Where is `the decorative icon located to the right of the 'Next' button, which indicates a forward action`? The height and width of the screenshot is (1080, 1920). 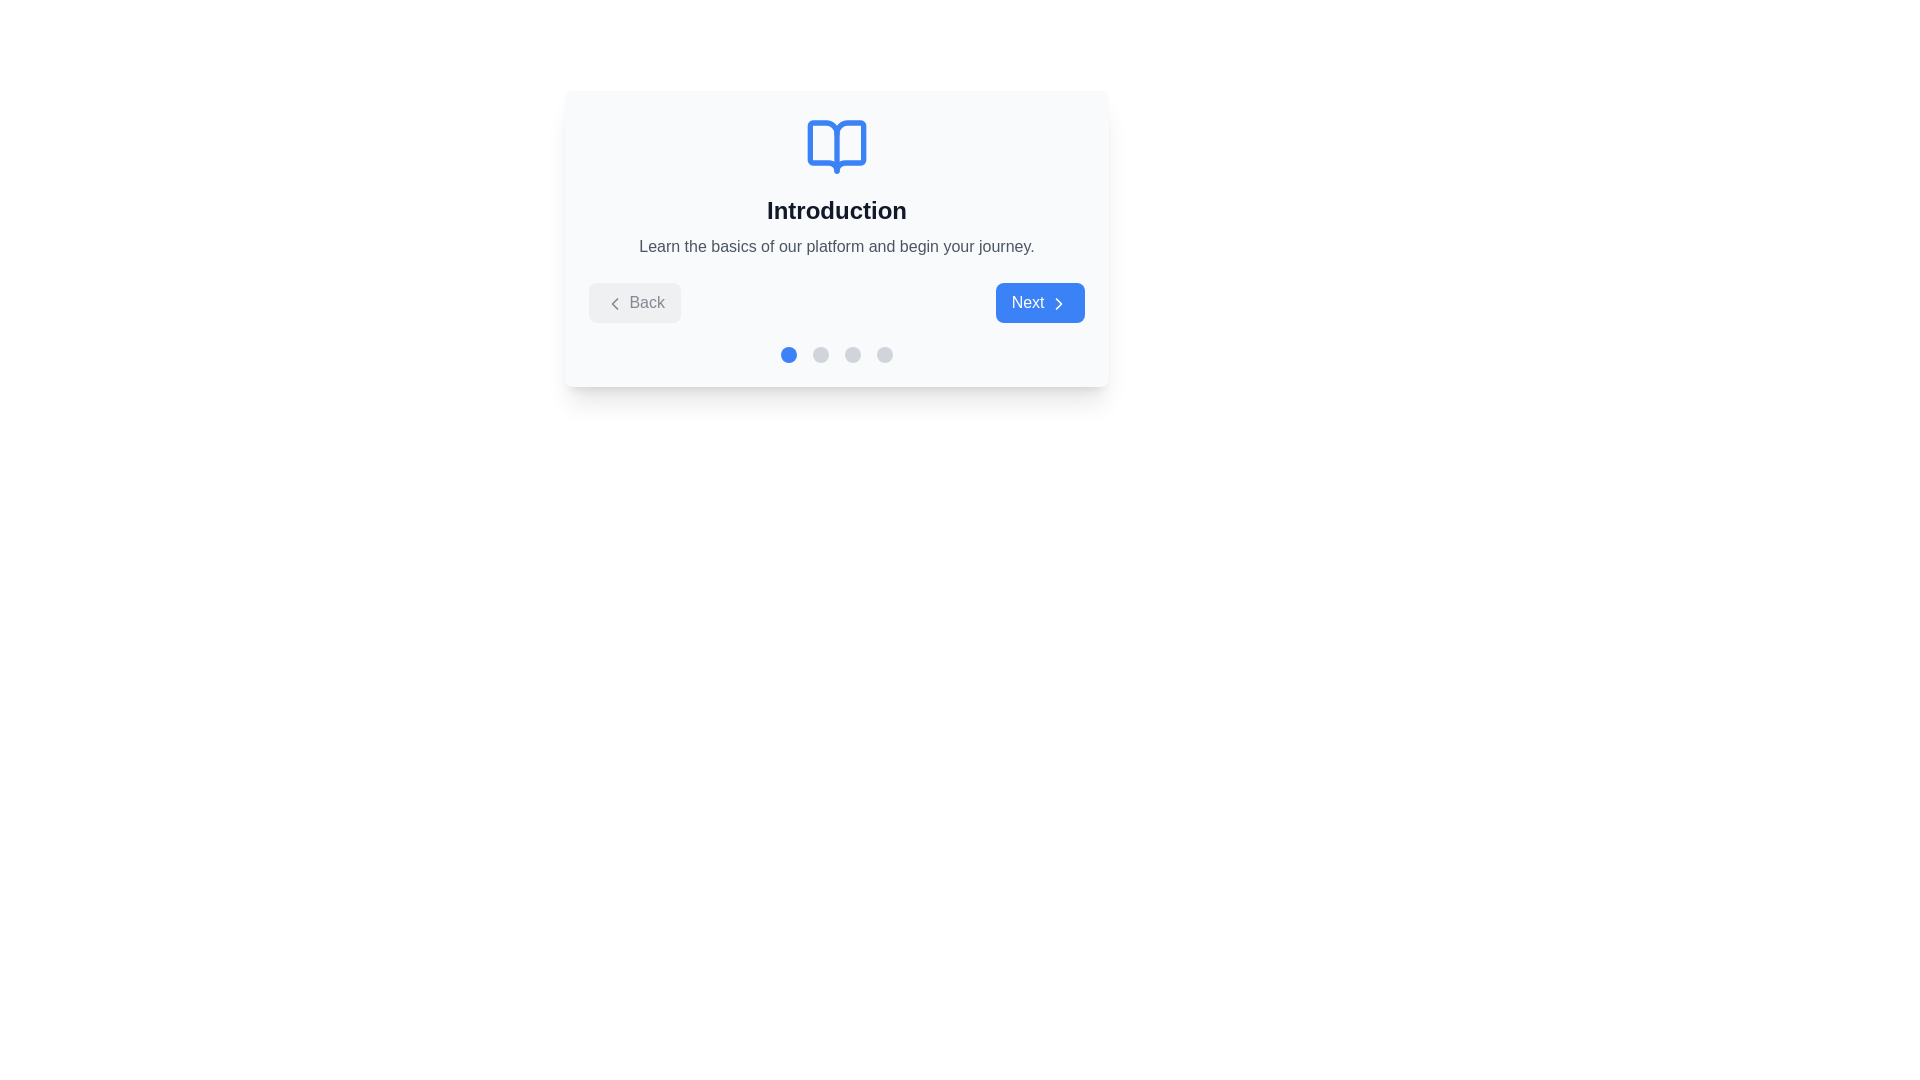 the decorative icon located to the right of the 'Next' button, which indicates a forward action is located at coordinates (1058, 303).